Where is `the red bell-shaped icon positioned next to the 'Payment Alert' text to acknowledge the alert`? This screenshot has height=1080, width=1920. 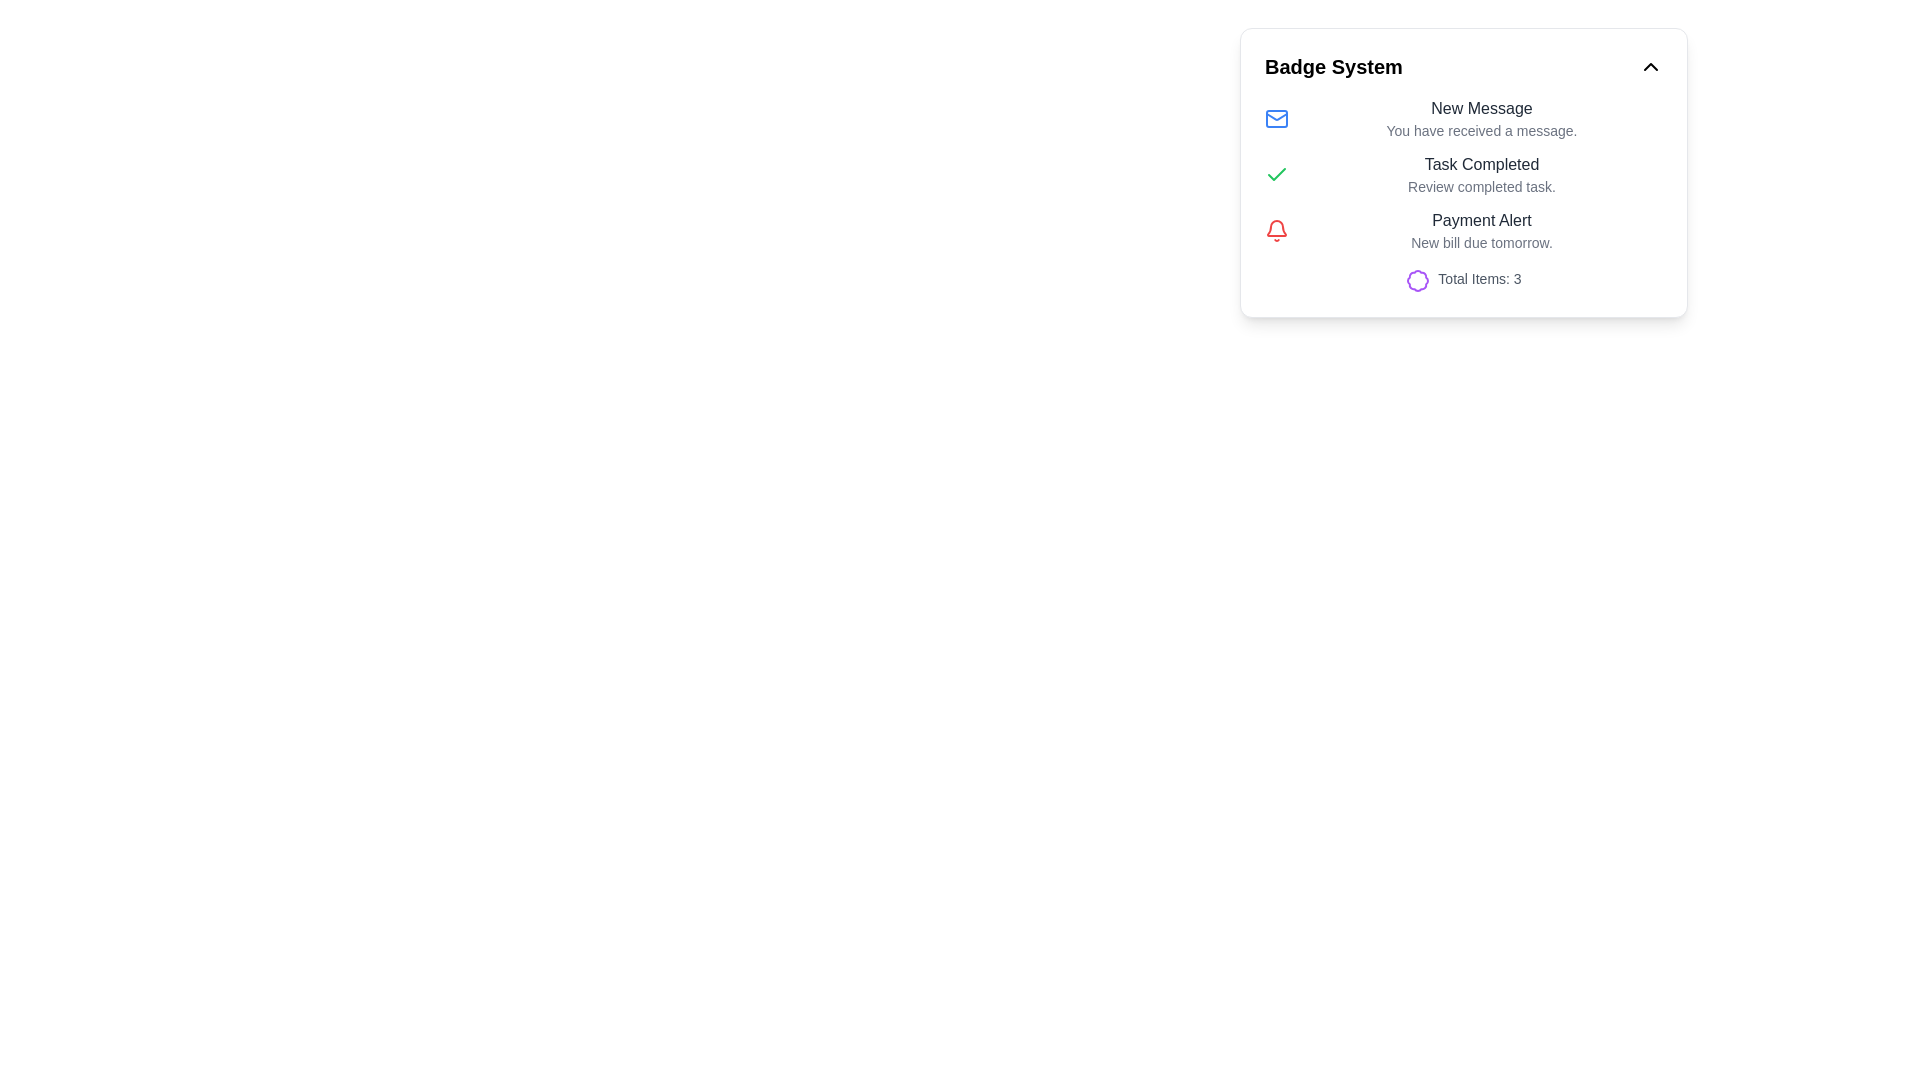
the red bell-shaped icon positioned next to the 'Payment Alert' text to acknowledge the alert is located at coordinates (1275, 230).